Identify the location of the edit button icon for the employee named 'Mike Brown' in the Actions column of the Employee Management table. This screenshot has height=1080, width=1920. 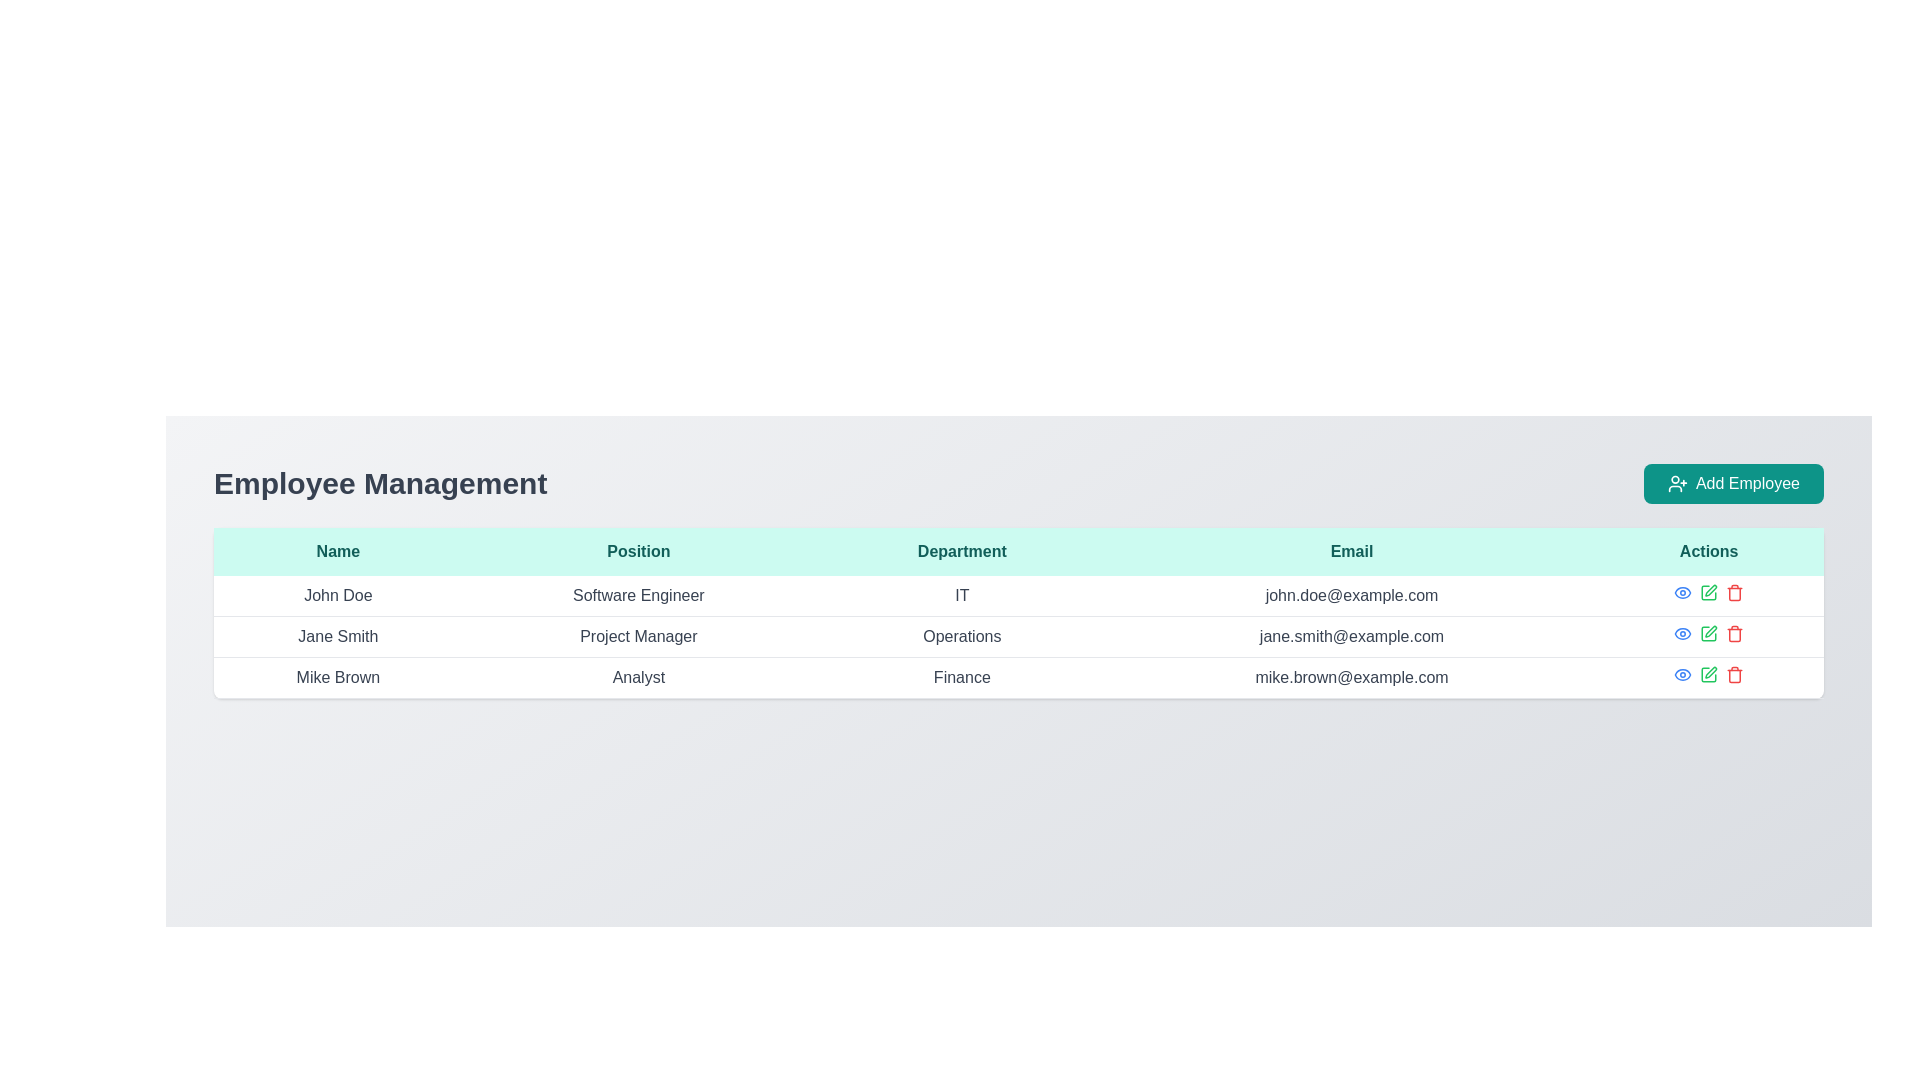
(1710, 672).